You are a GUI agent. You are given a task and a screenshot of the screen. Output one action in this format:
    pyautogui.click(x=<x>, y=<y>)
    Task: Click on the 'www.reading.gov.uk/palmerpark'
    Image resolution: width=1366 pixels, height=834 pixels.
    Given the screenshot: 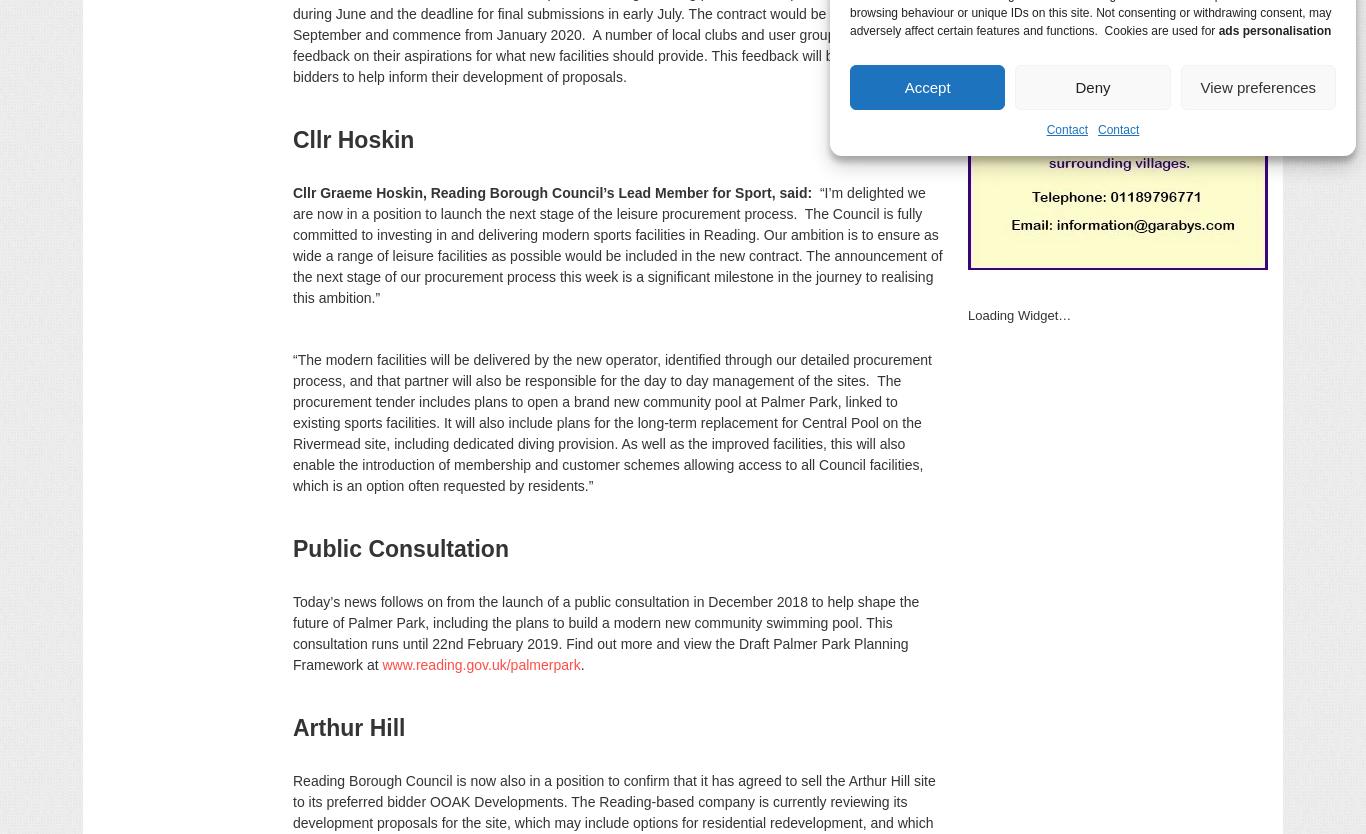 What is the action you would take?
    pyautogui.click(x=380, y=664)
    